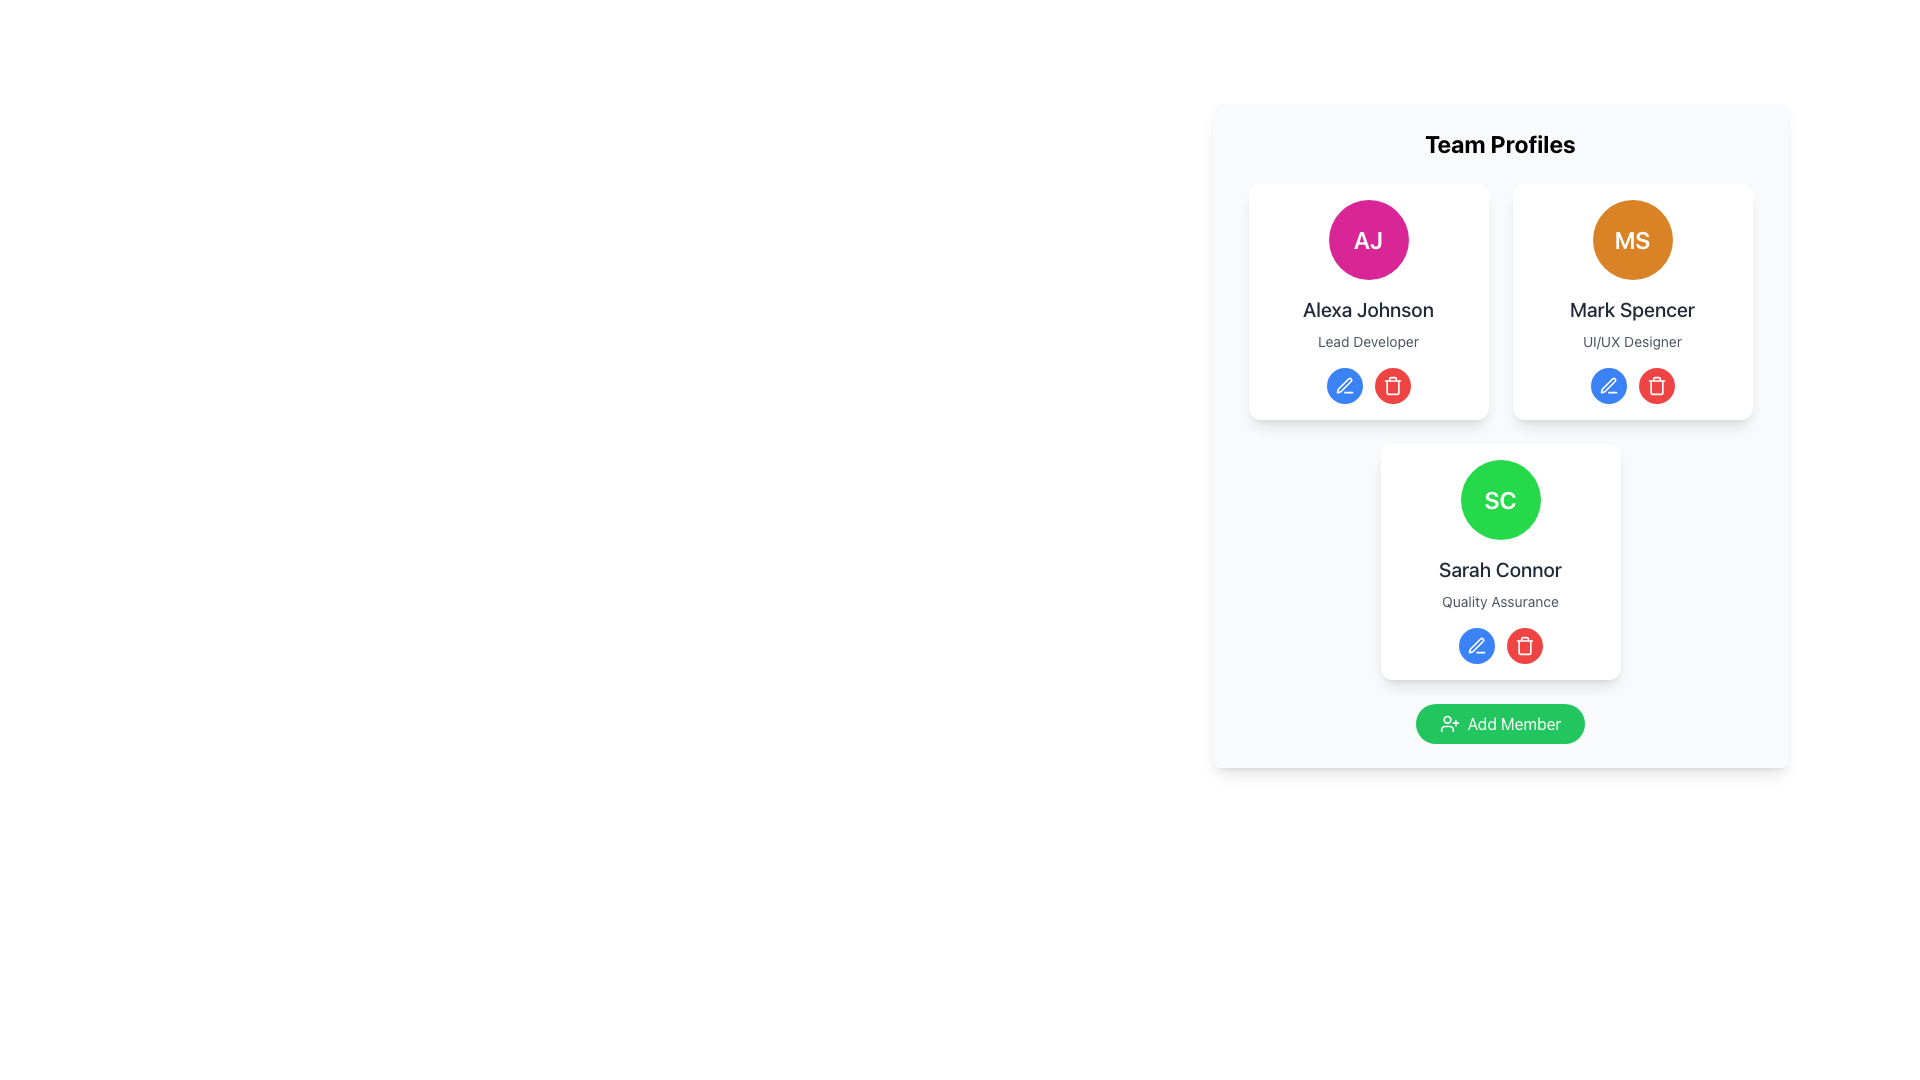  Describe the element at coordinates (1500, 499) in the screenshot. I see `the circular button with a green background and white letters 'SC' located above the name 'Sarah Connor' in the 'Team Profiles' section` at that location.